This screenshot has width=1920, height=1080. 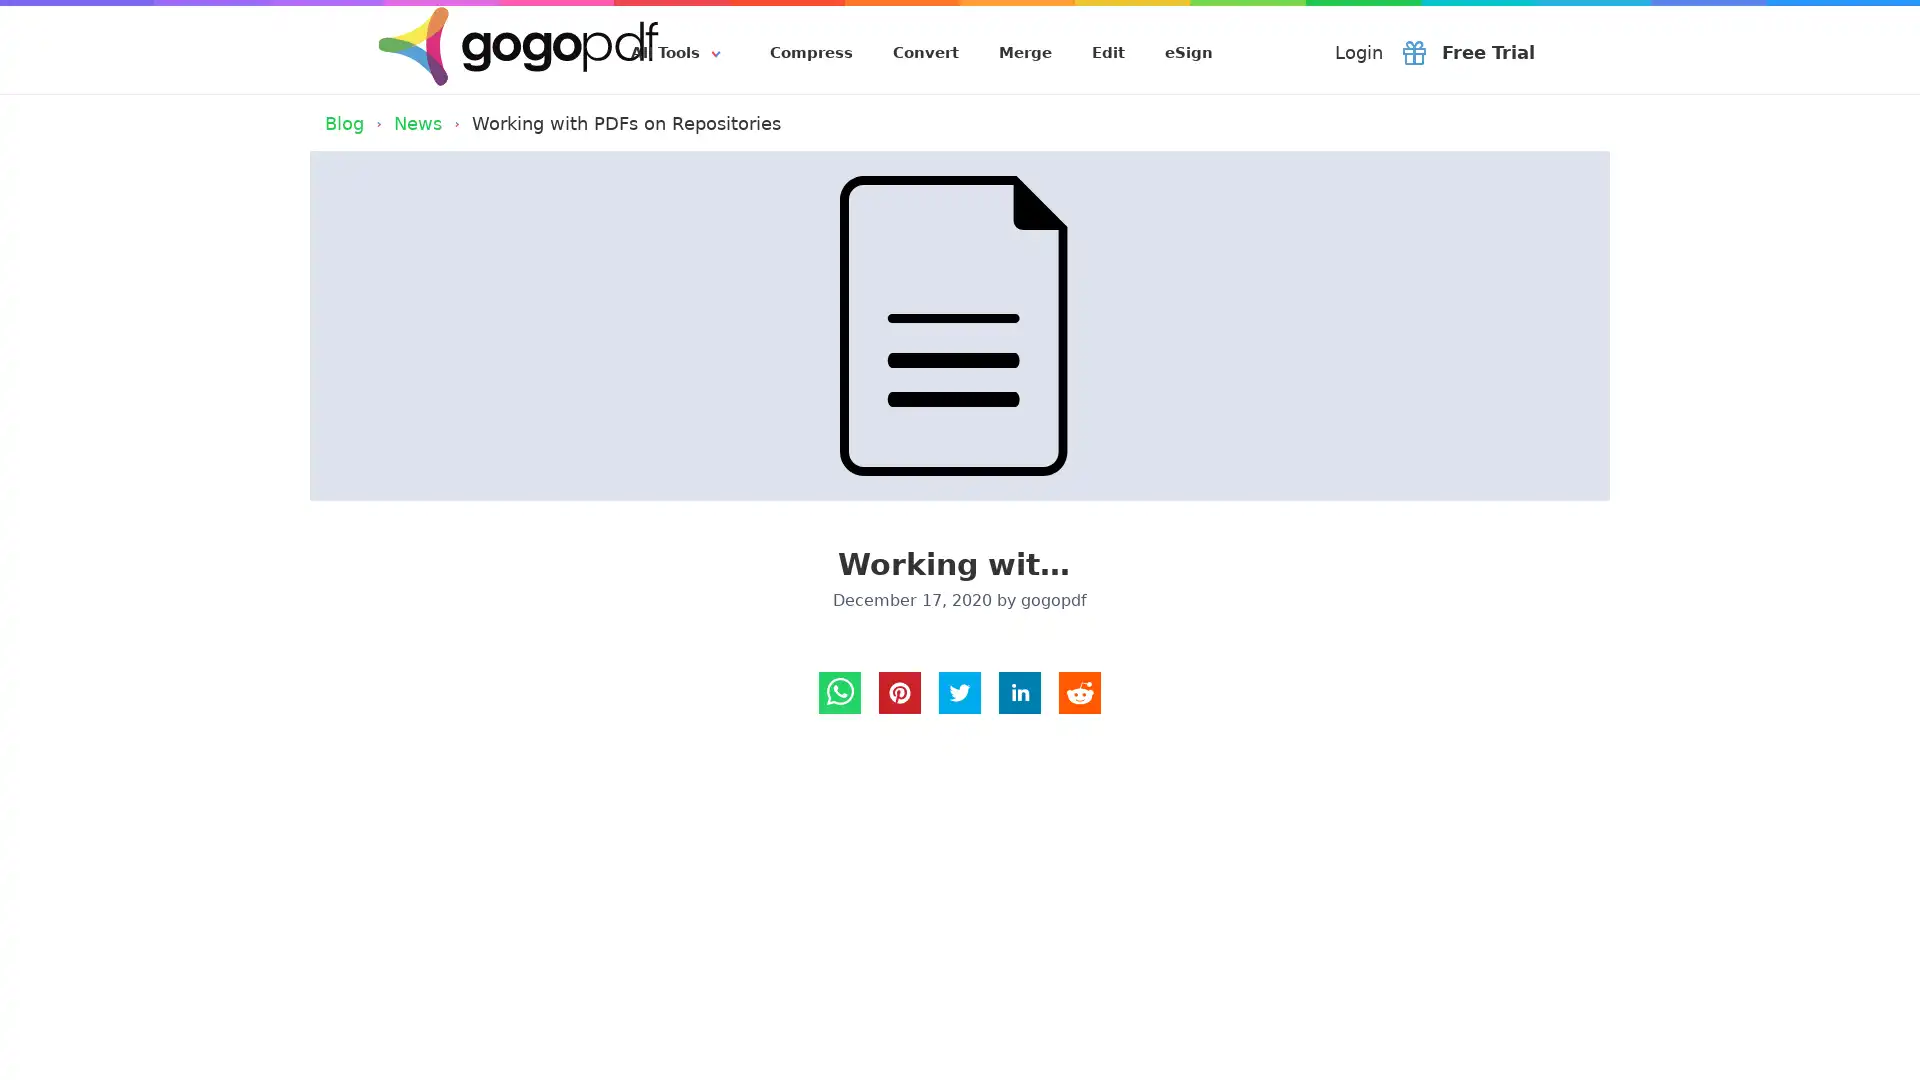 I want to click on Blog, so click(x=344, y=123).